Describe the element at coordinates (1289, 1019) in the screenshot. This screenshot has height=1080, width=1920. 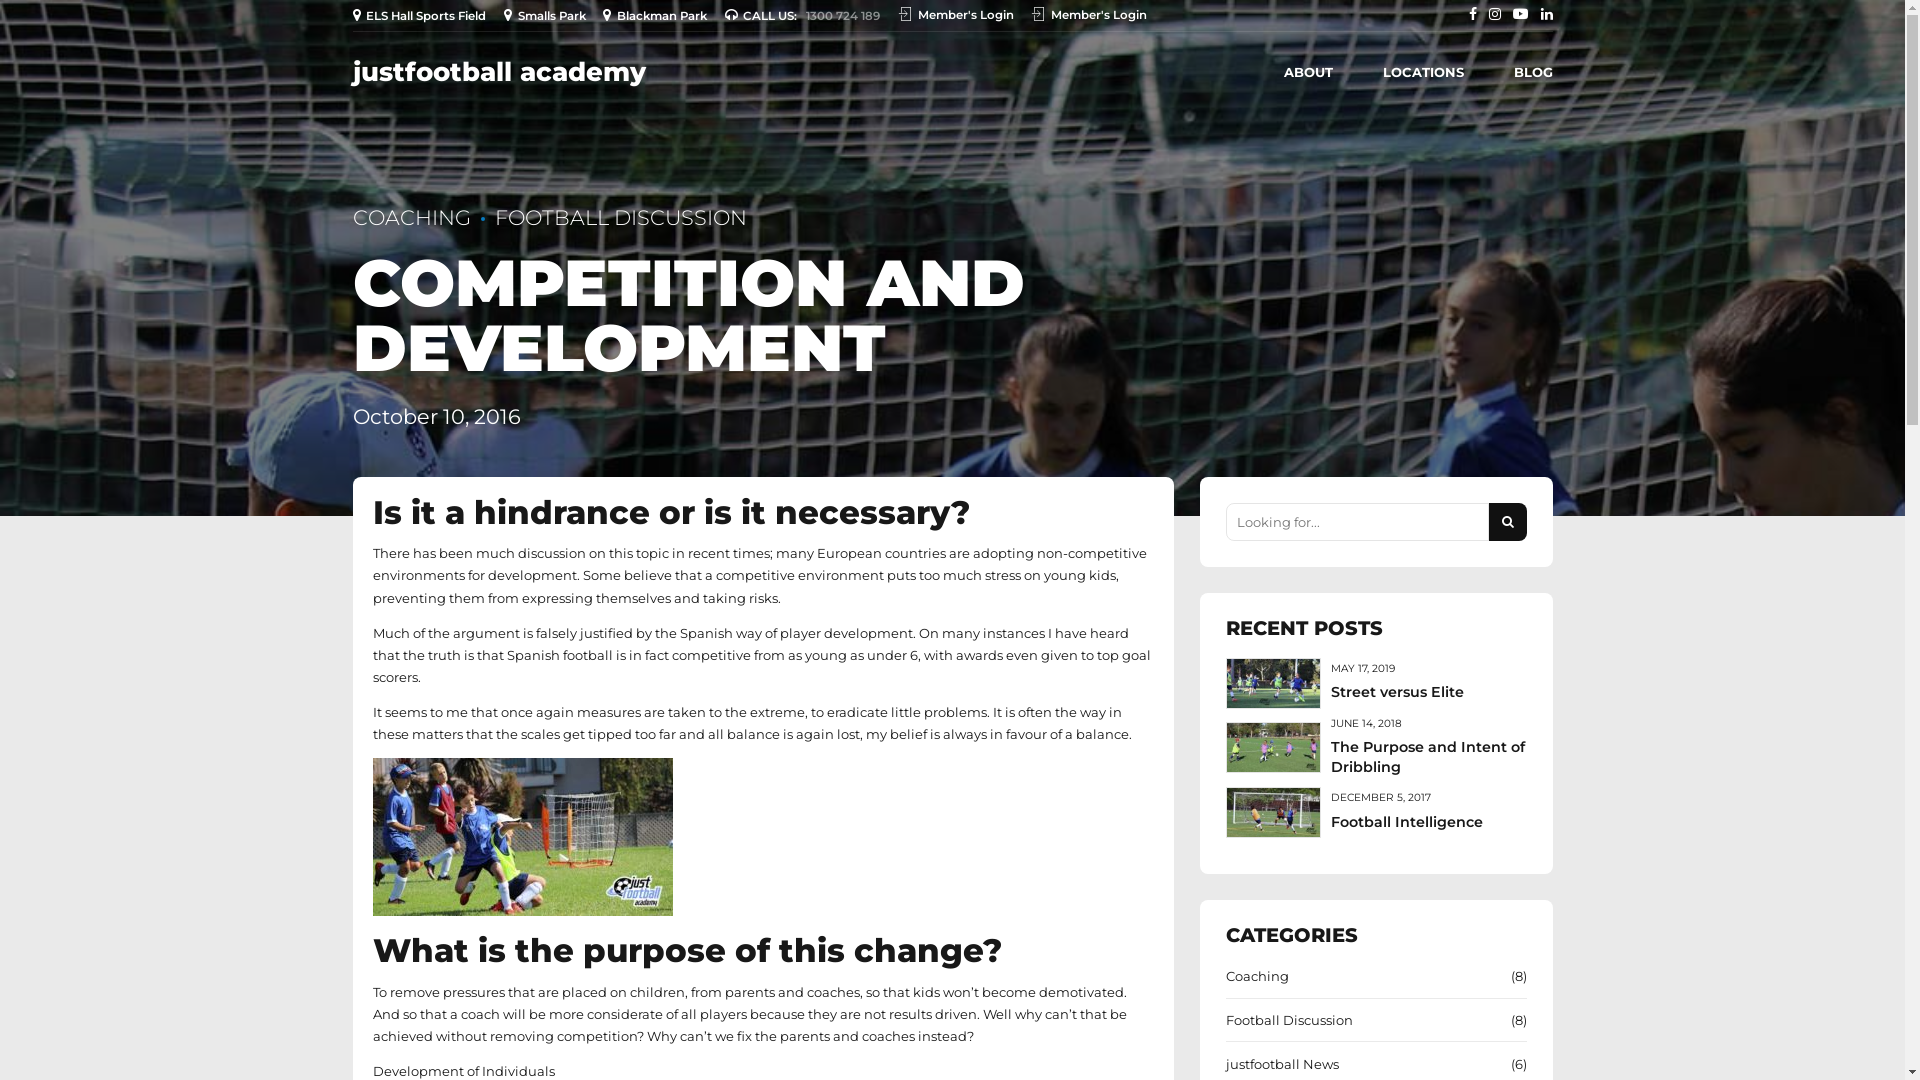
I see `'Football Discussion'` at that location.